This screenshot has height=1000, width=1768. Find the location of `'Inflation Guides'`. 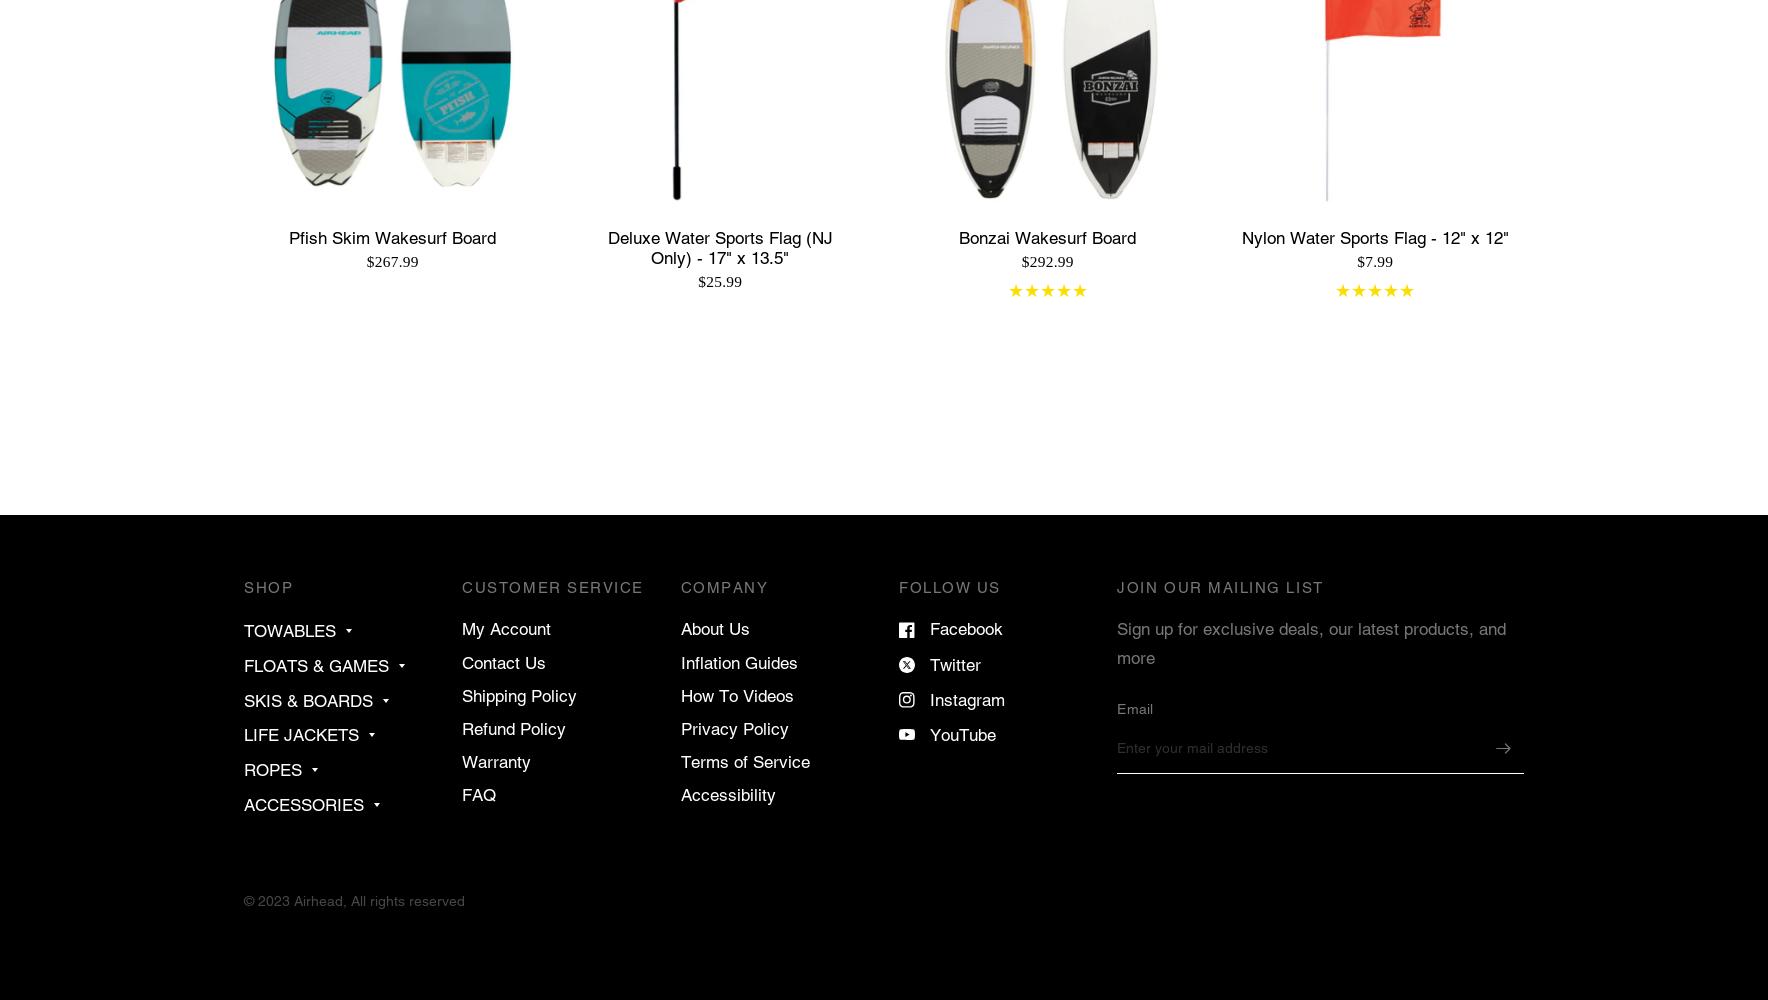

'Inflation Guides' is located at coordinates (738, 662).